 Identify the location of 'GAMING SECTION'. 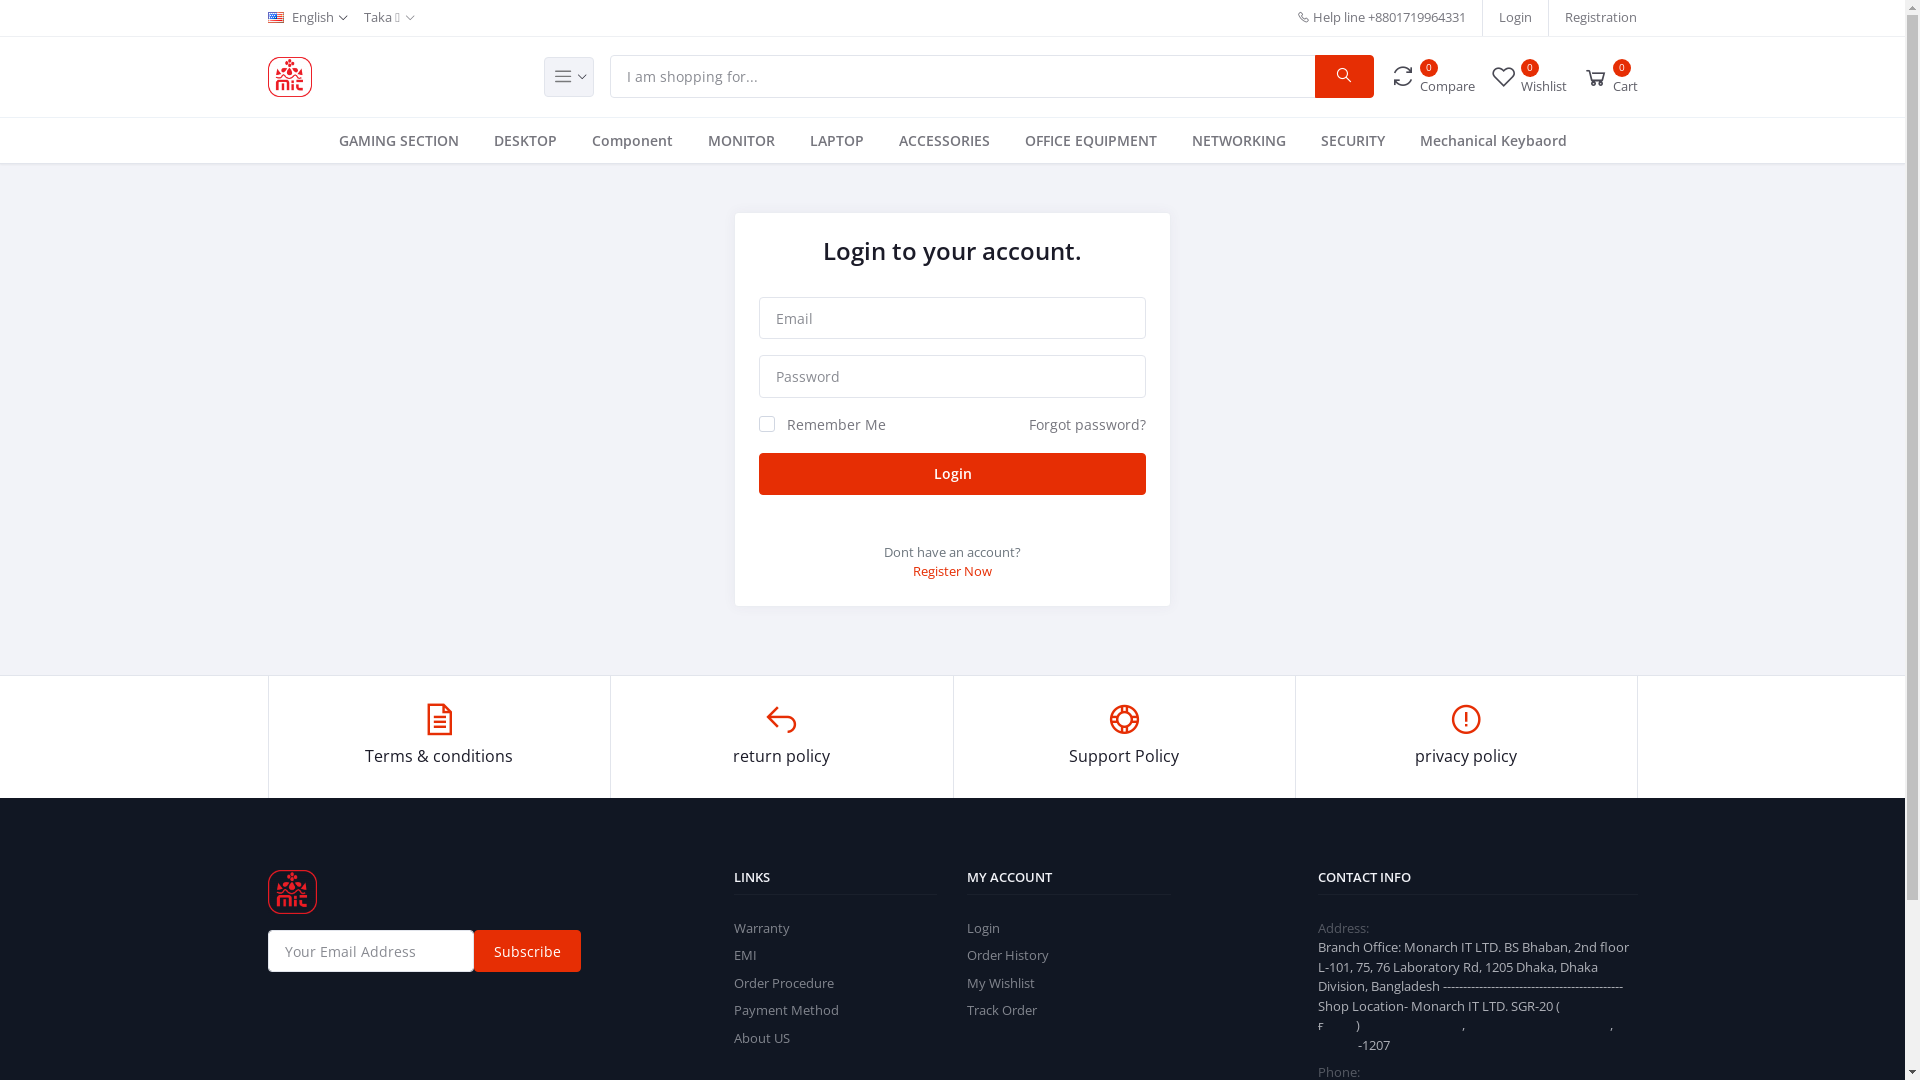
(398, 139).